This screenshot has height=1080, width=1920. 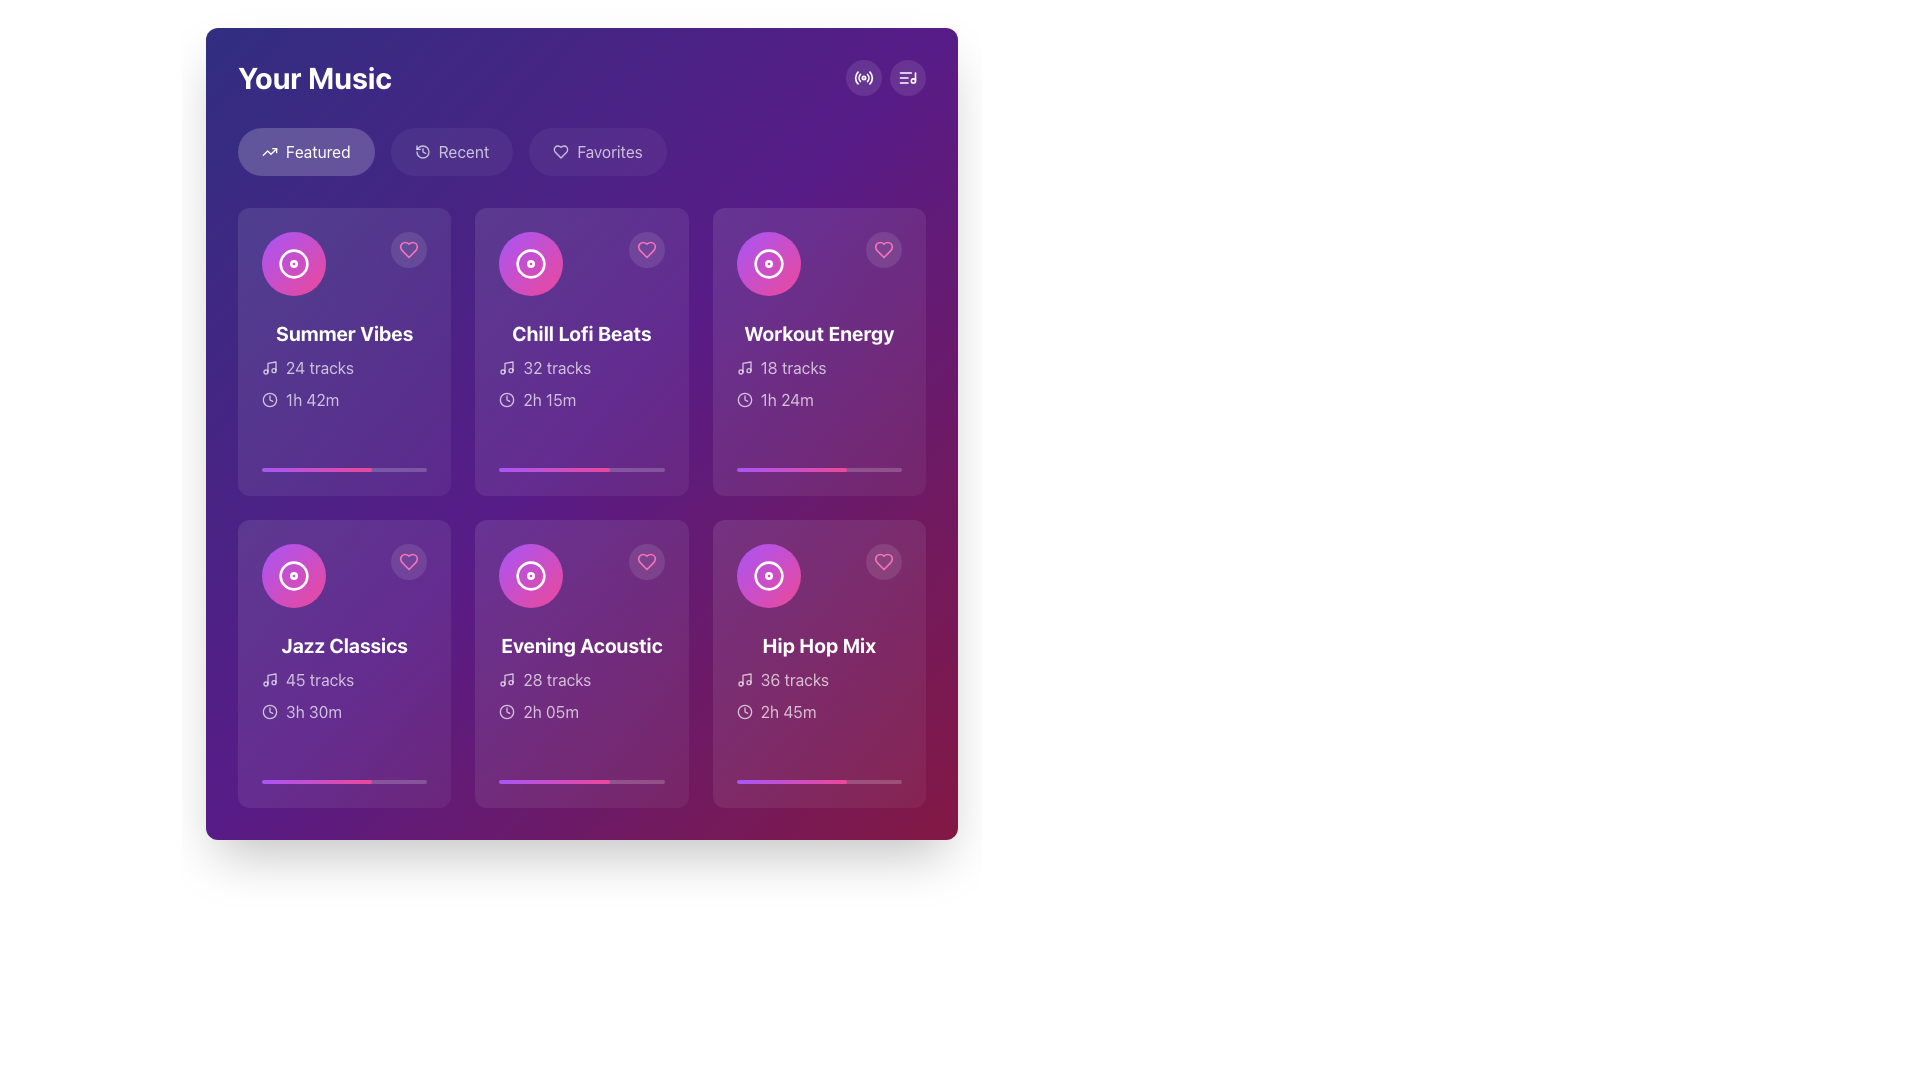 I want to click on the 'like' button for the 'Hip Hop Mix' item located at the top-right corner of the fourth card in the lower row of the grid, so click(x=882, y=562).